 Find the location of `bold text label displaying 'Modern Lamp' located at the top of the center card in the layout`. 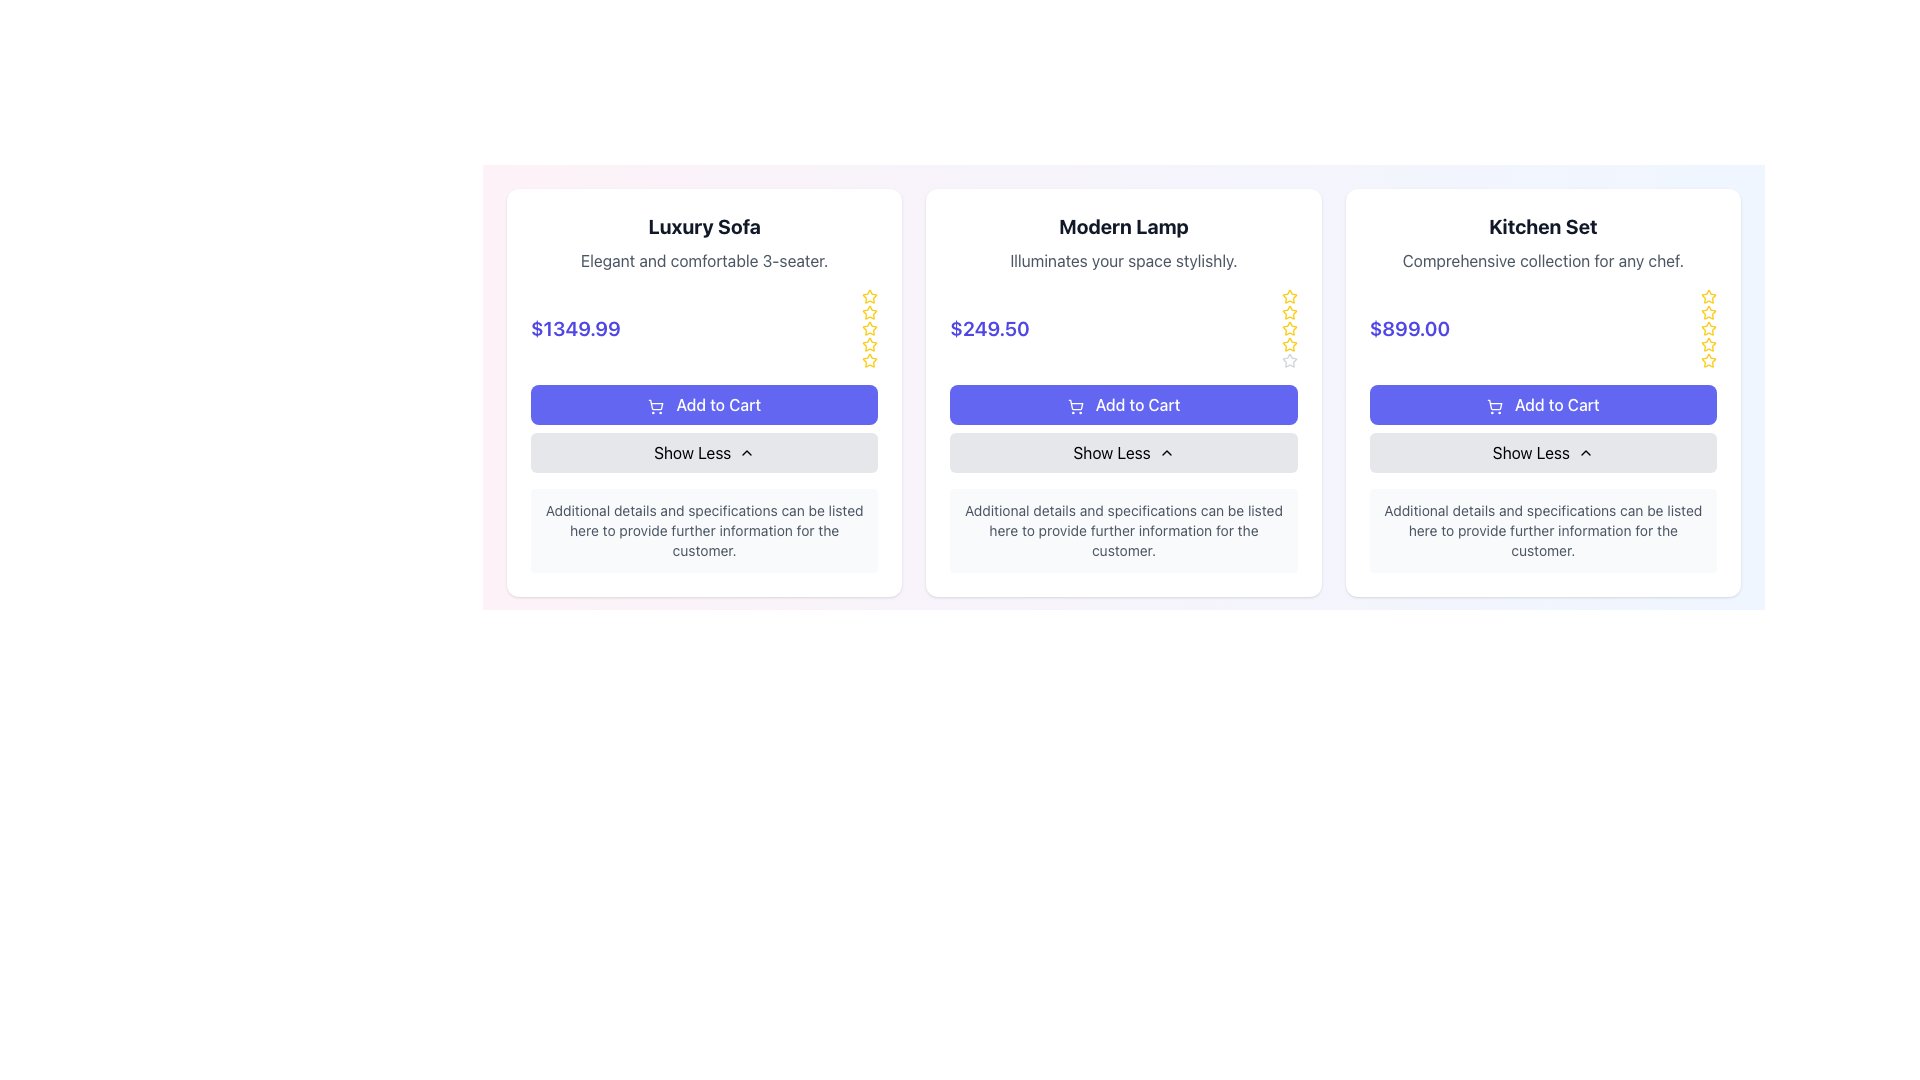

bold text label displaying 'Modern Lamp' located at the top of the center card in the layout is located at coordinates (1123, 226).